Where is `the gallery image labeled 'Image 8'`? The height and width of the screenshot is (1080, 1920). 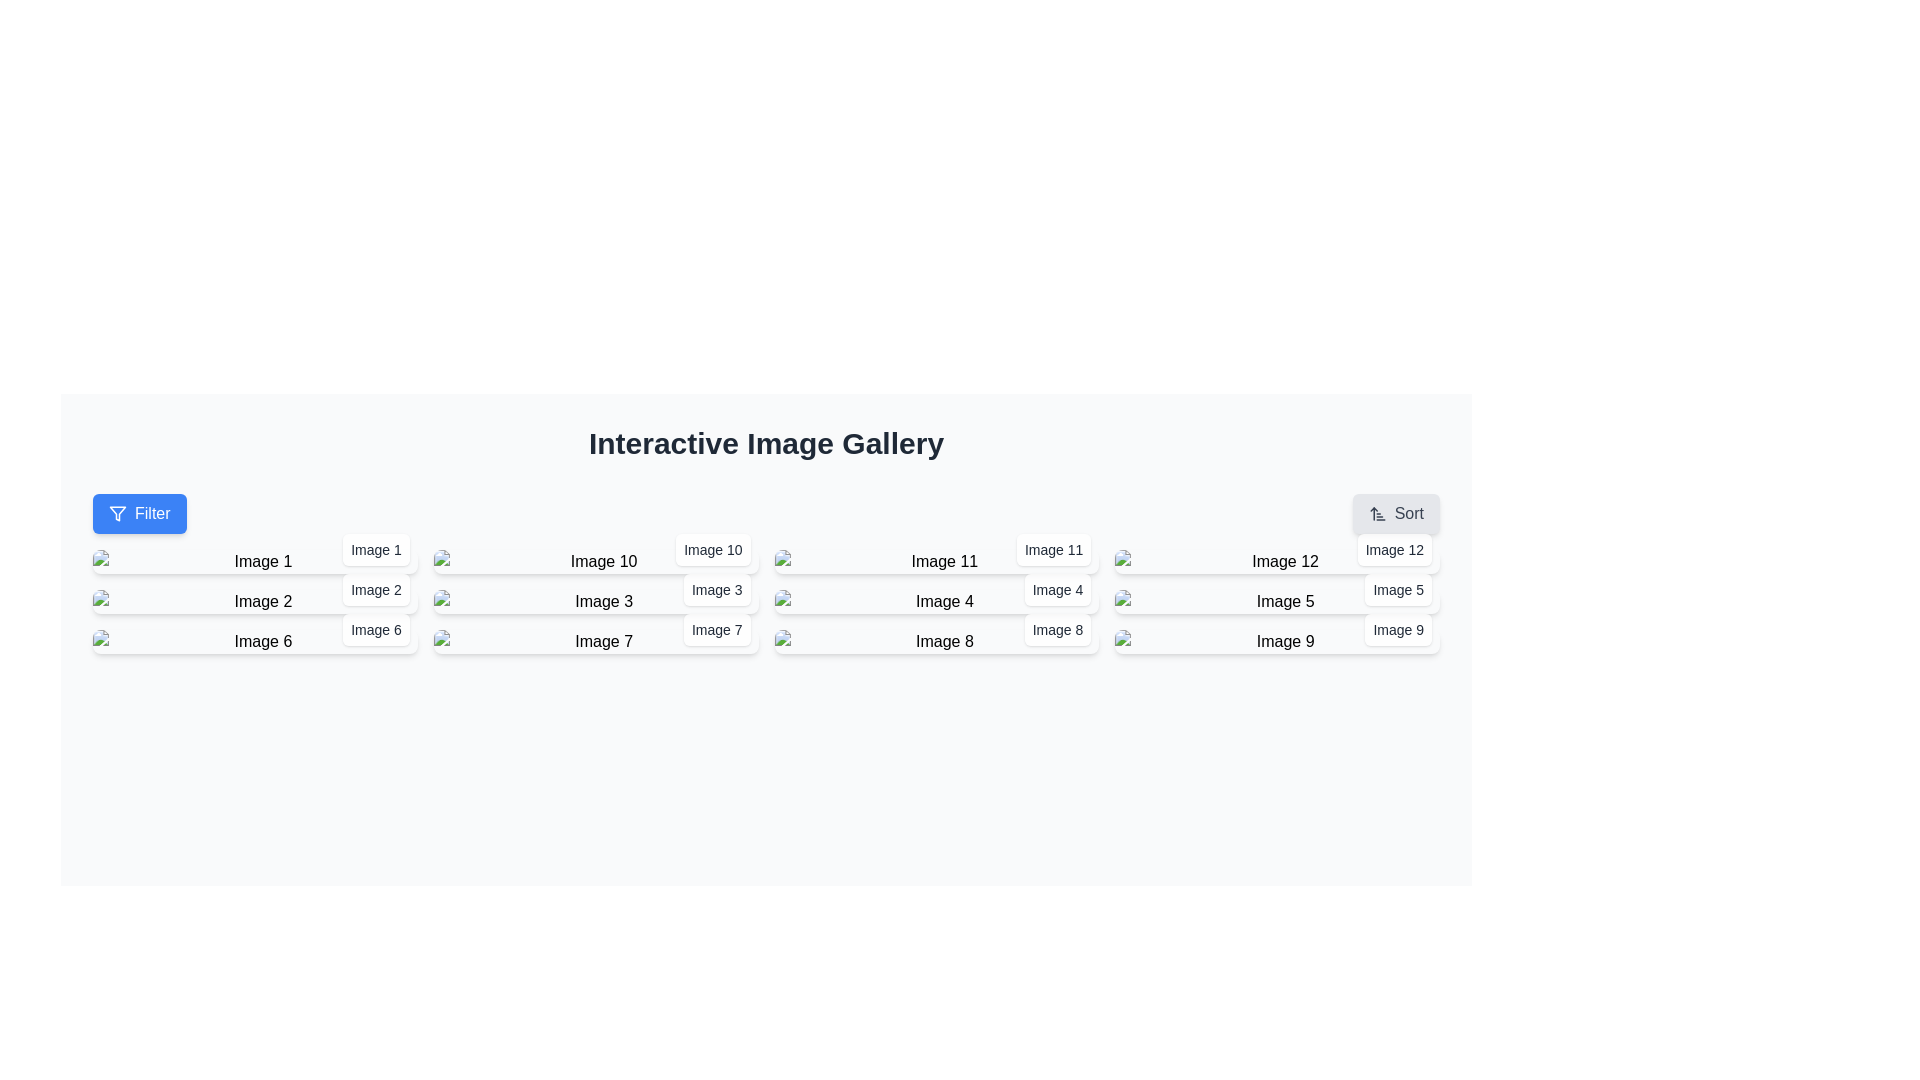 the gallery image labeled 'Image 8' is located at coordinates (935, 641).